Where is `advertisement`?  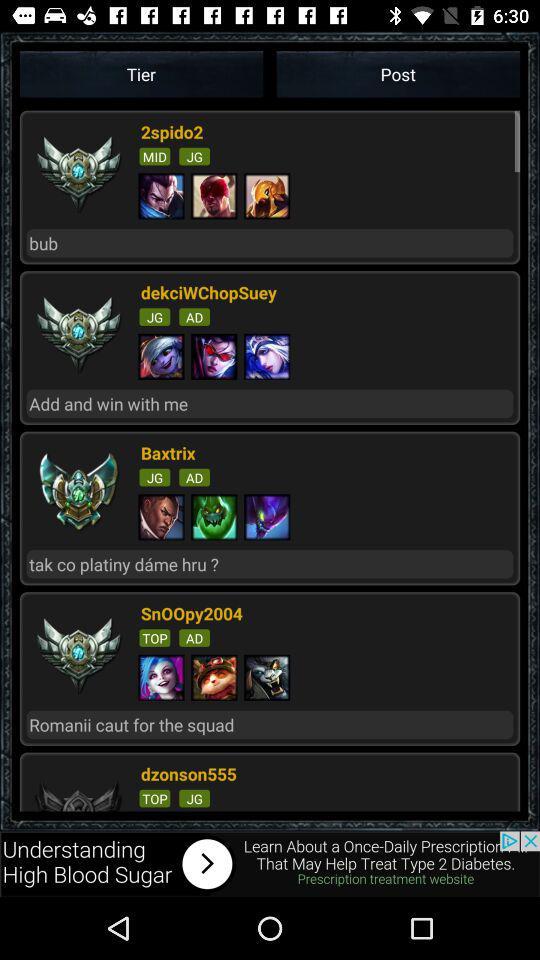
advertisement is located at coordinates (270, 863).